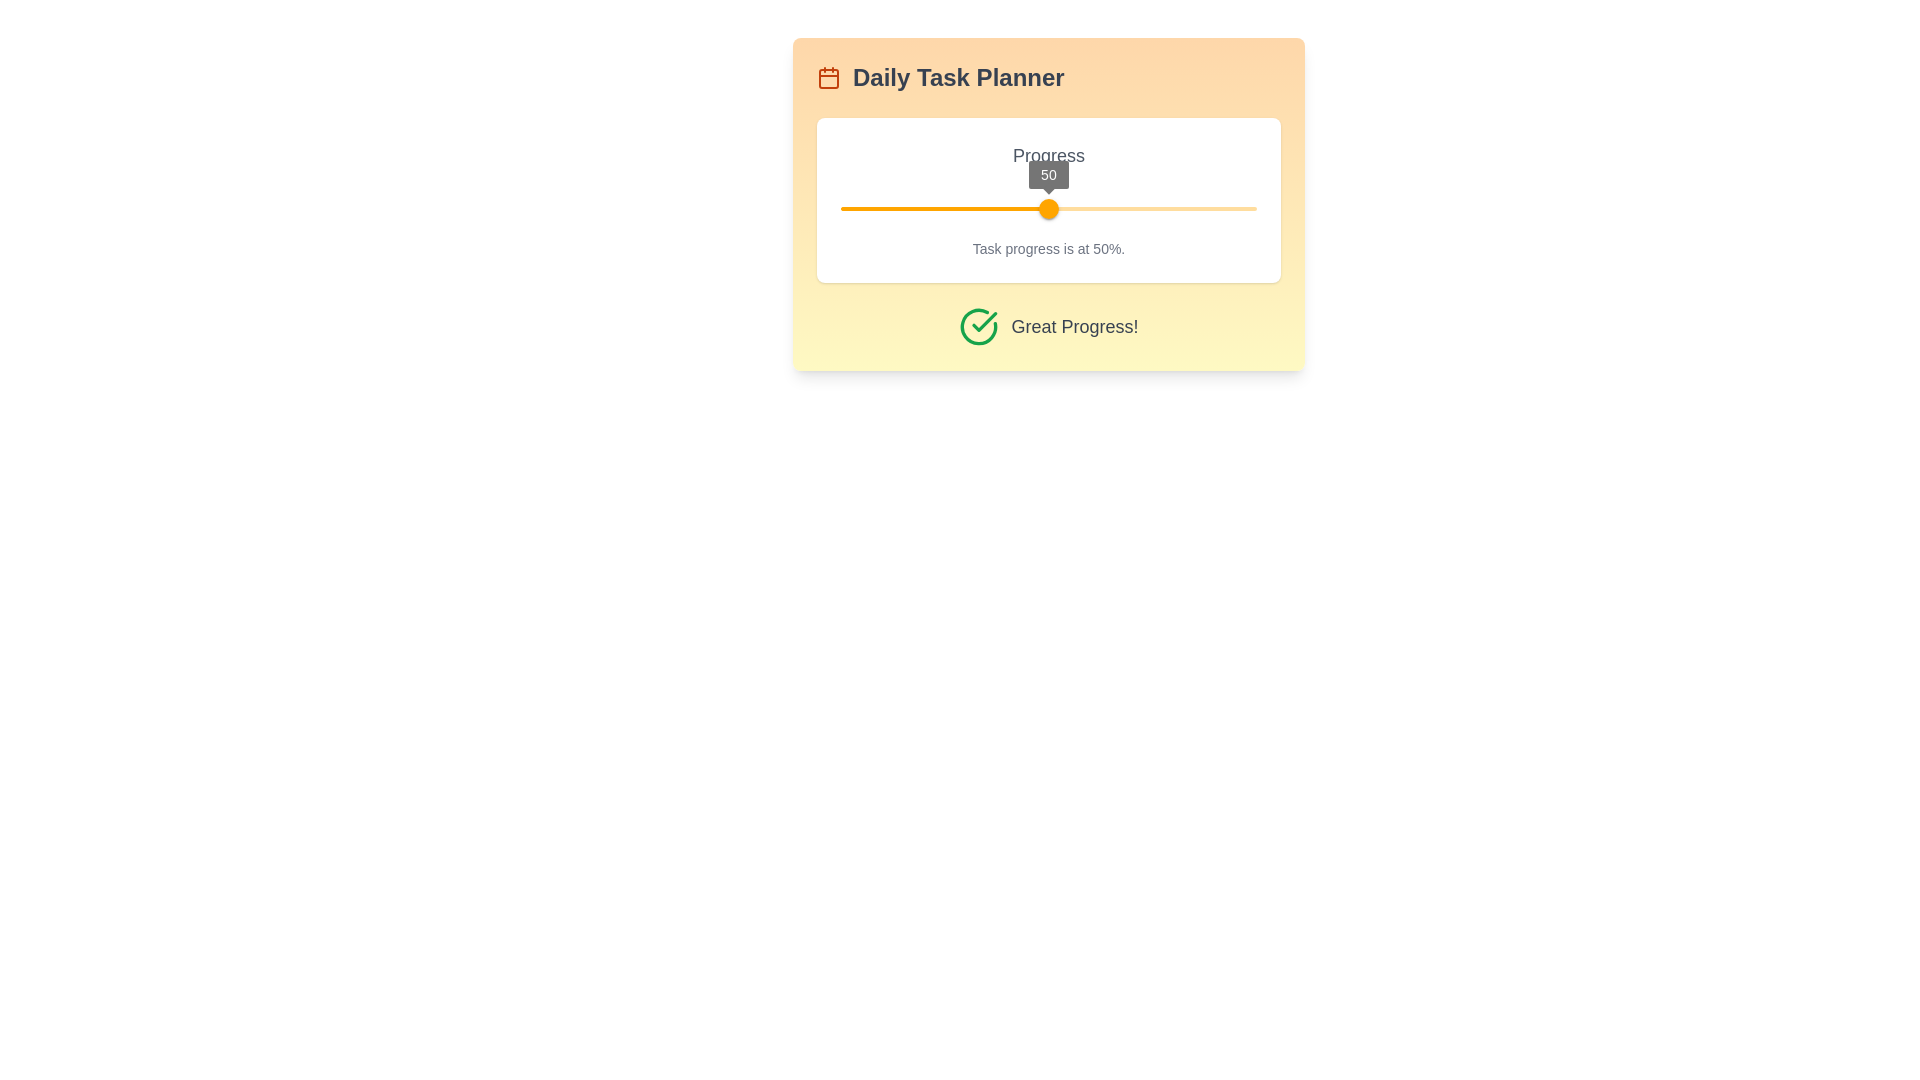  What do you see at coordinates (1082, 208) in the screenshot?
I see `the progress value` at bounding box center [1082, 208].